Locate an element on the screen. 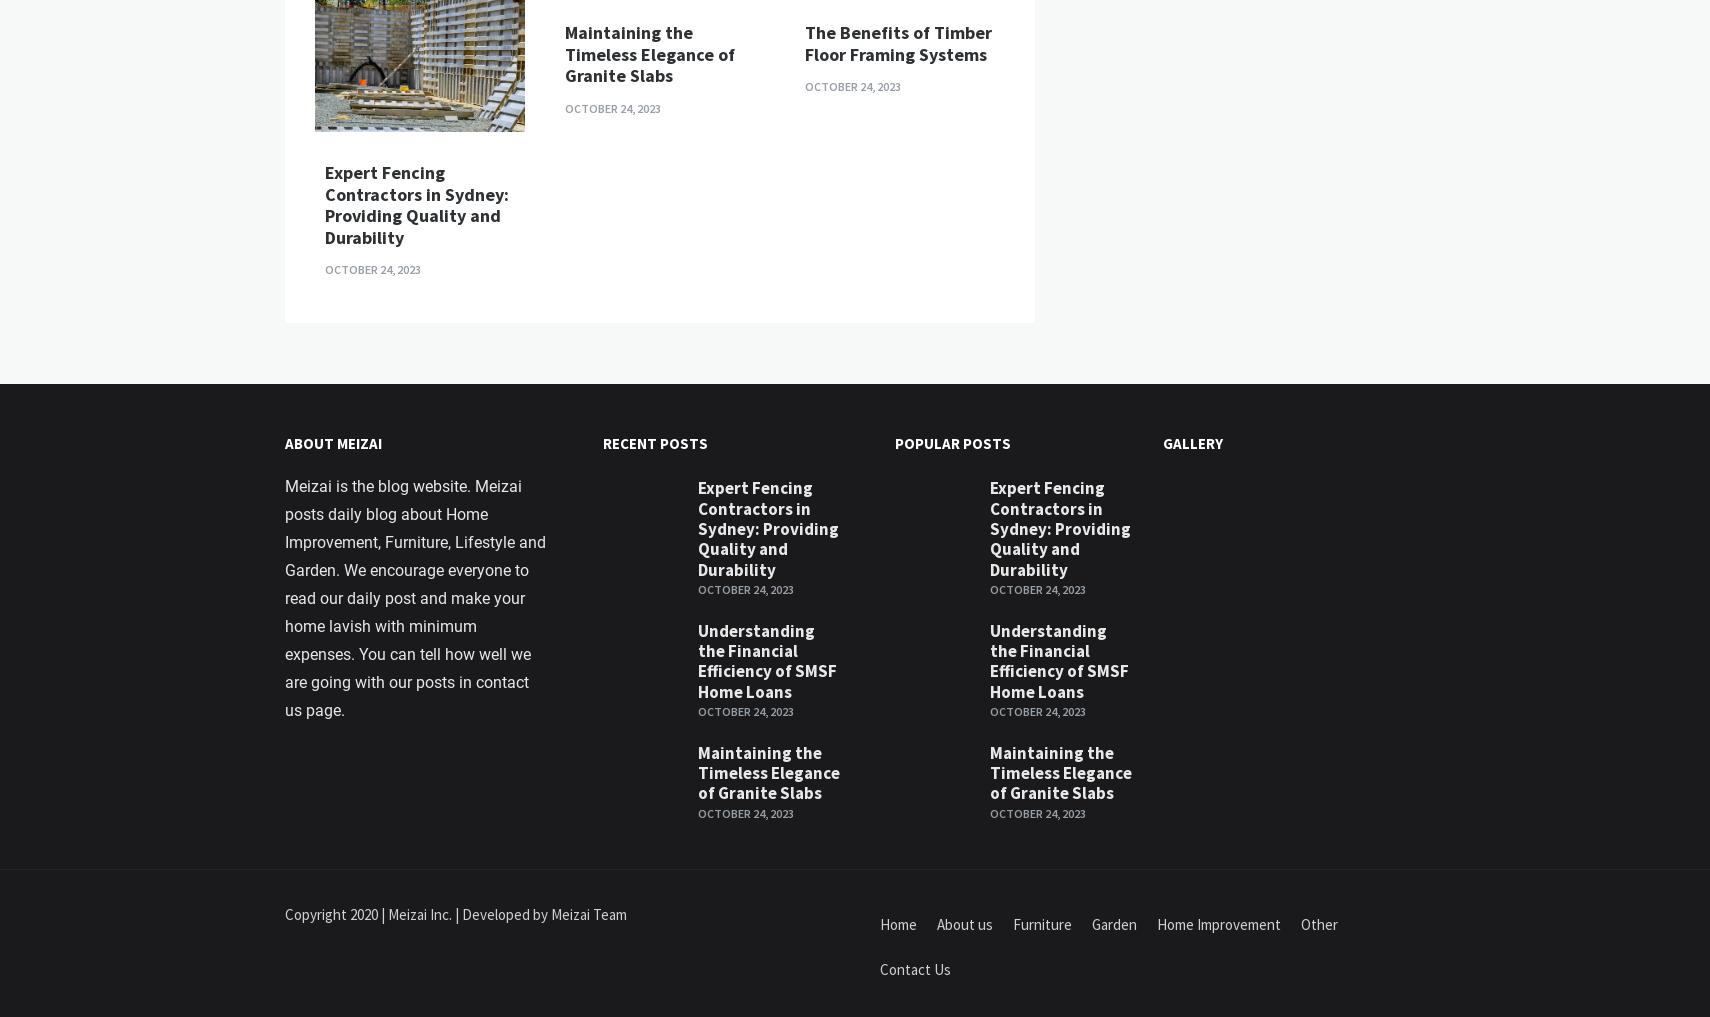  'About Meizai' is located at coordinates (332, 783).